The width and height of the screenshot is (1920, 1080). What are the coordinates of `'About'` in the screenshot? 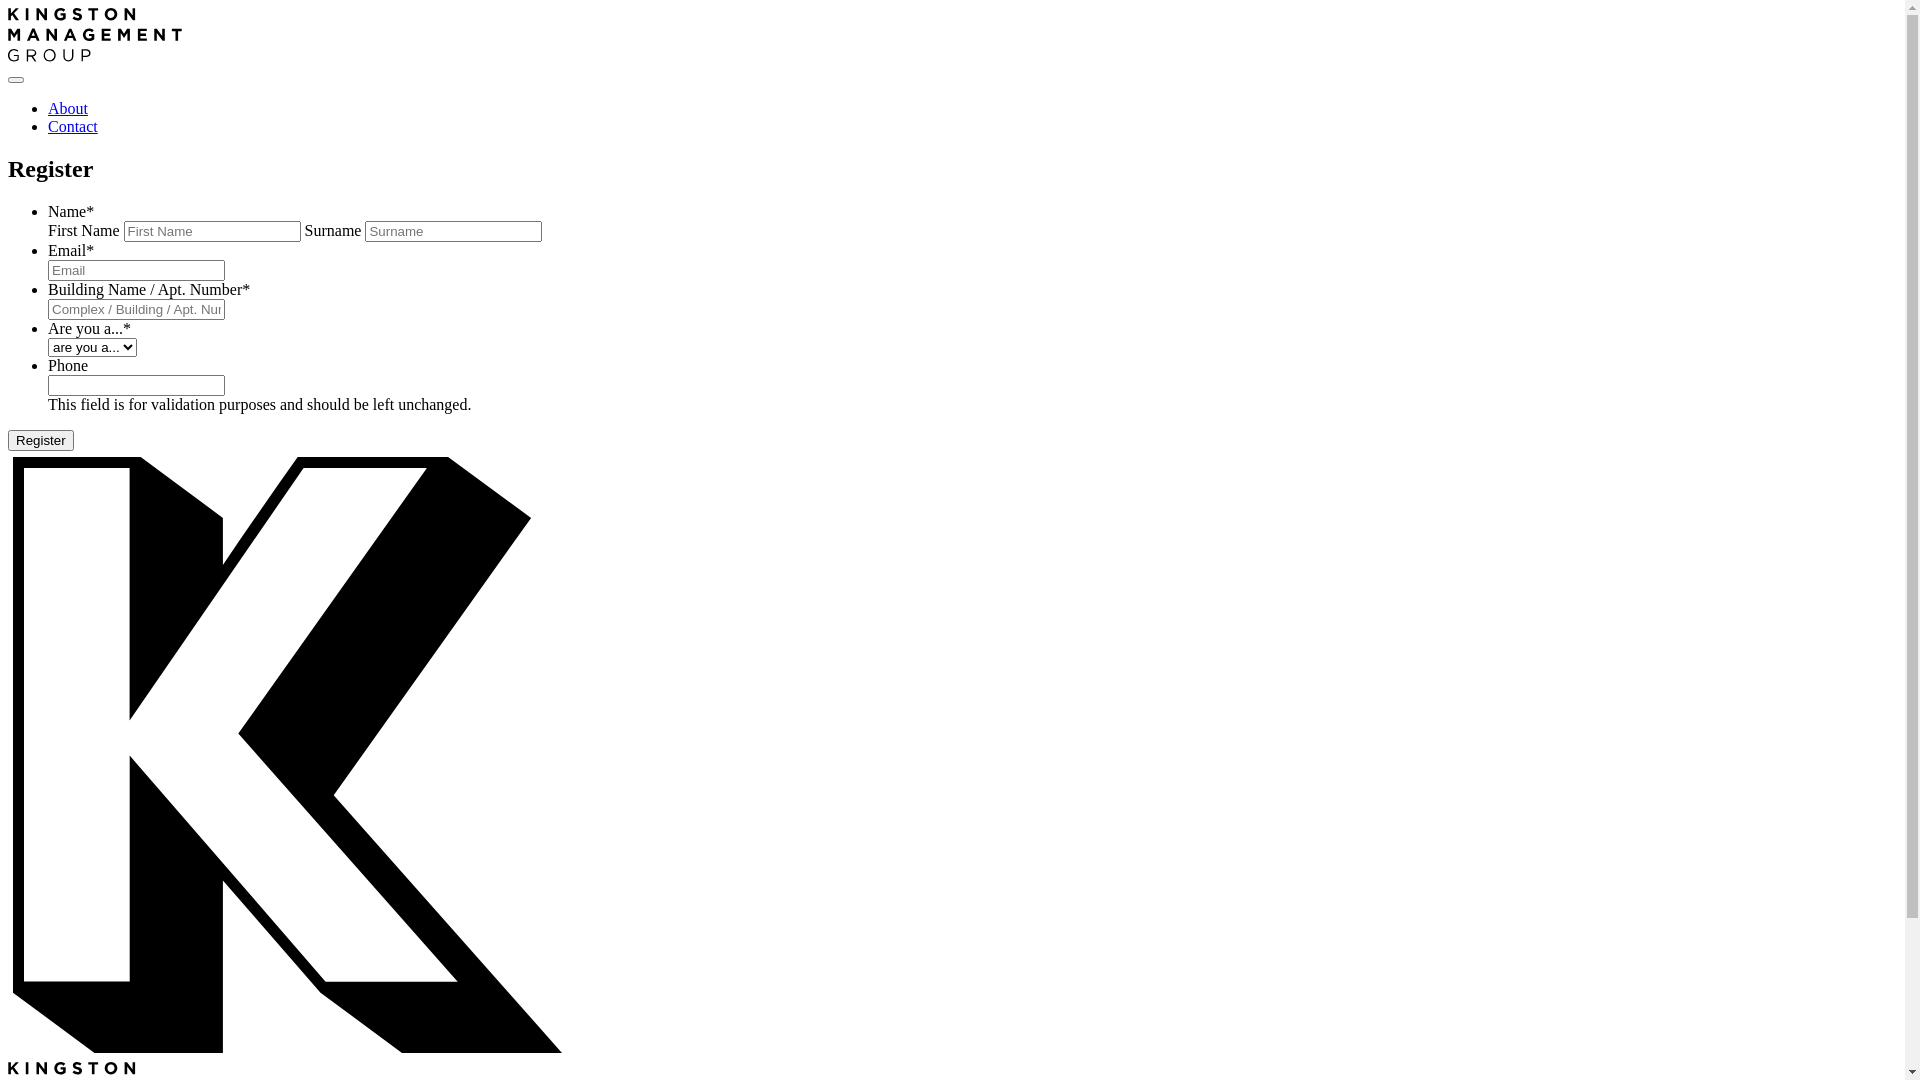 It's located at (67, 108).